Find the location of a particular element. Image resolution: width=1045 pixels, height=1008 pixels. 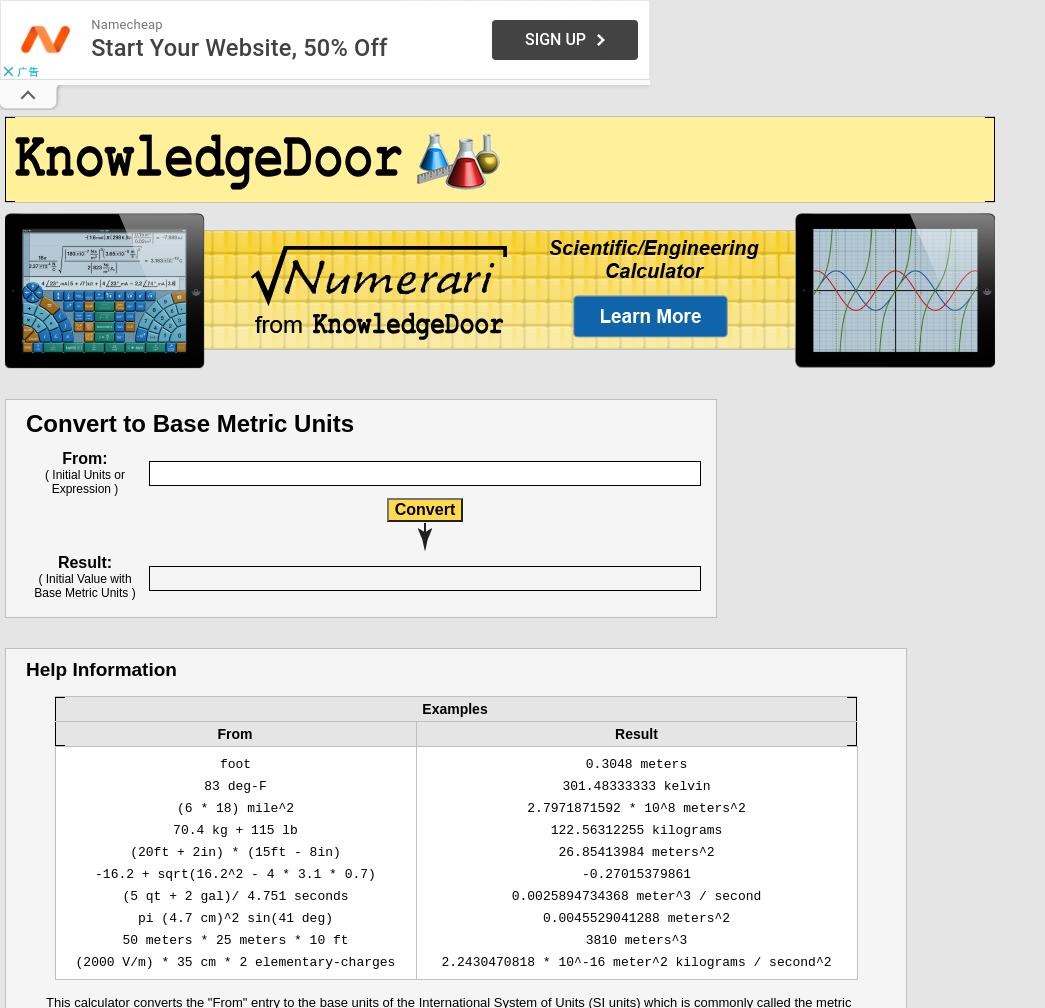

'50 meters * 25 meters * 10 ft' is located at coordinates (234, 940).